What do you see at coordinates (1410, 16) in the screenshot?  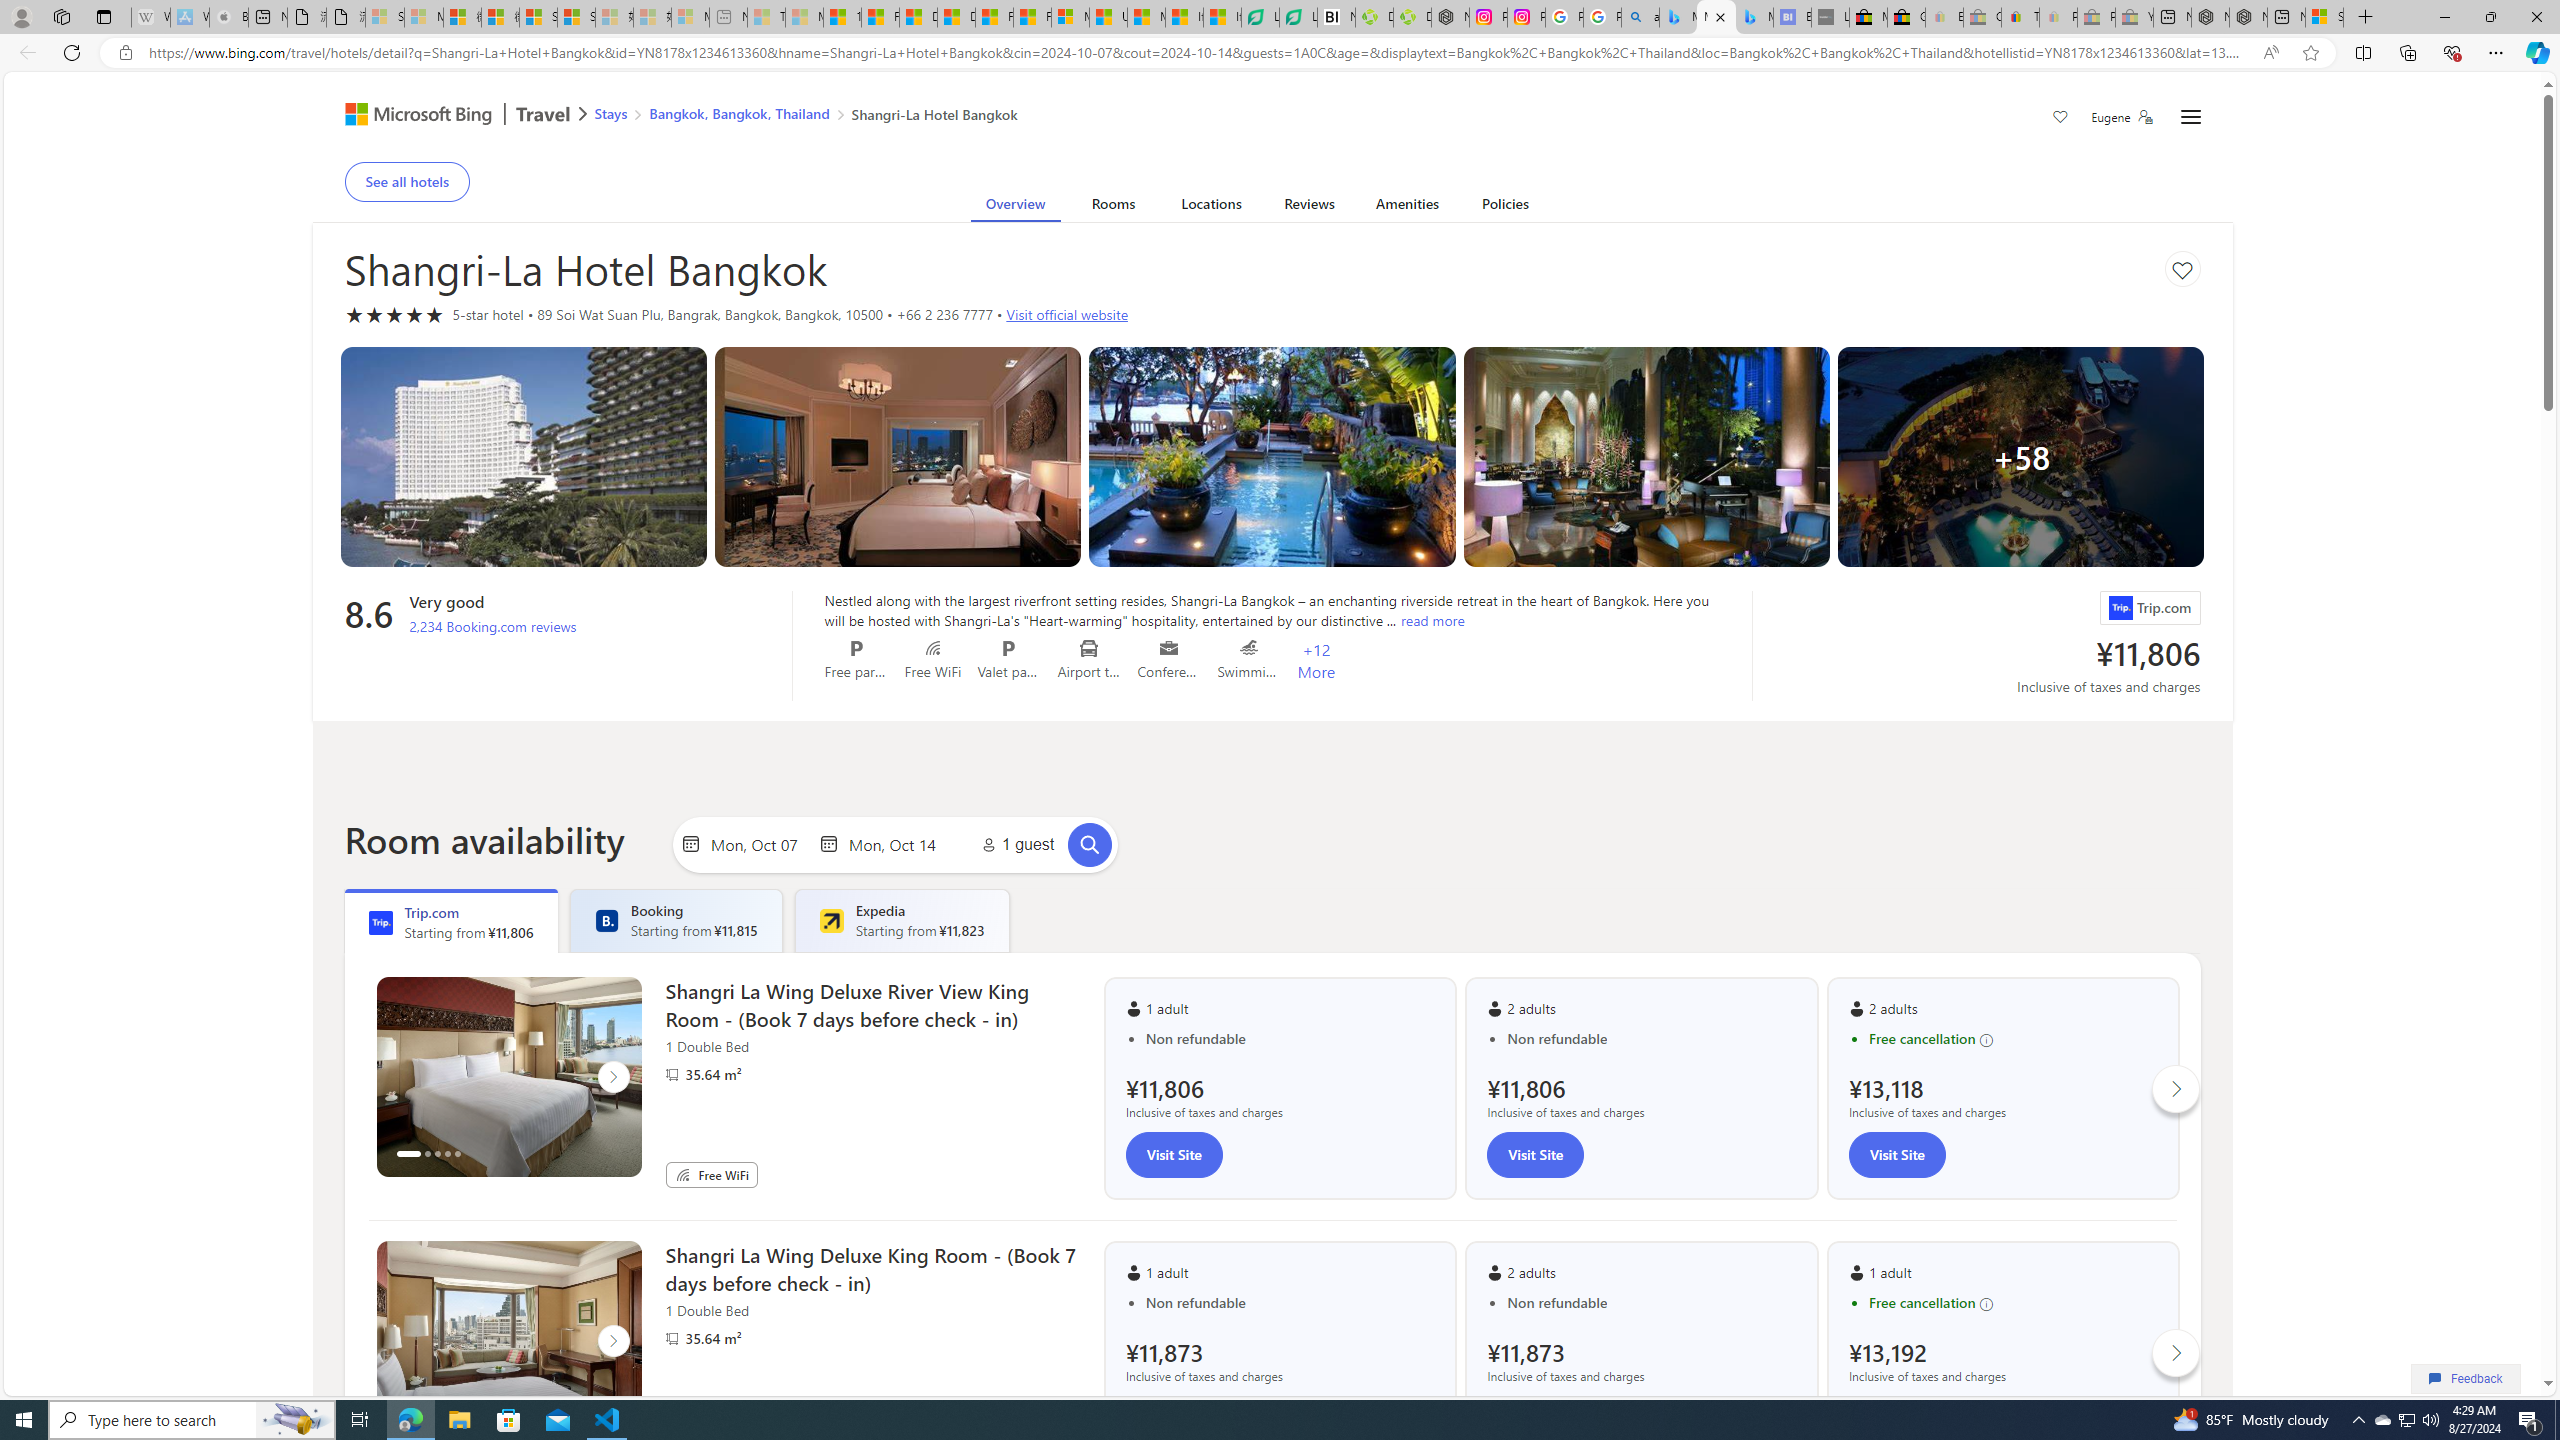 I see `'Descarga Driver Updater'` at bounding box center [1410, 16].